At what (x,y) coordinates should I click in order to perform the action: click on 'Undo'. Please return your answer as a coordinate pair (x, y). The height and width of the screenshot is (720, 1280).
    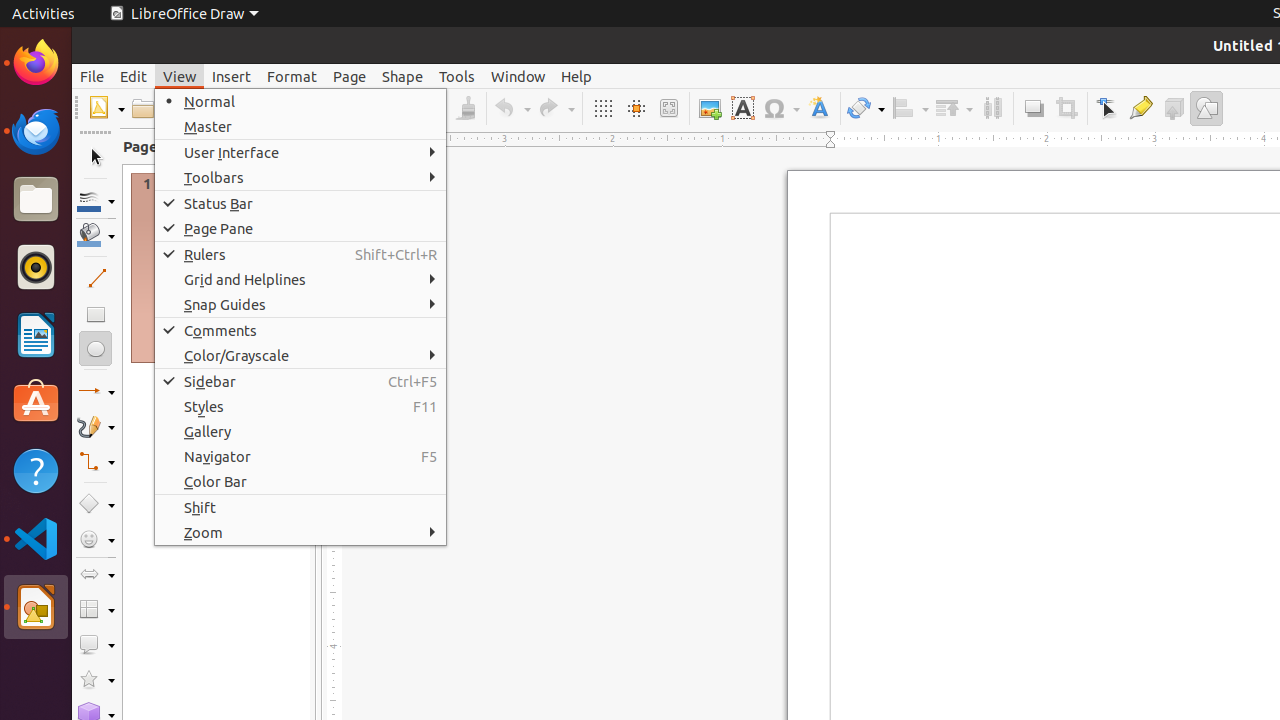
    Looking at the image, I should click on (512, 108).